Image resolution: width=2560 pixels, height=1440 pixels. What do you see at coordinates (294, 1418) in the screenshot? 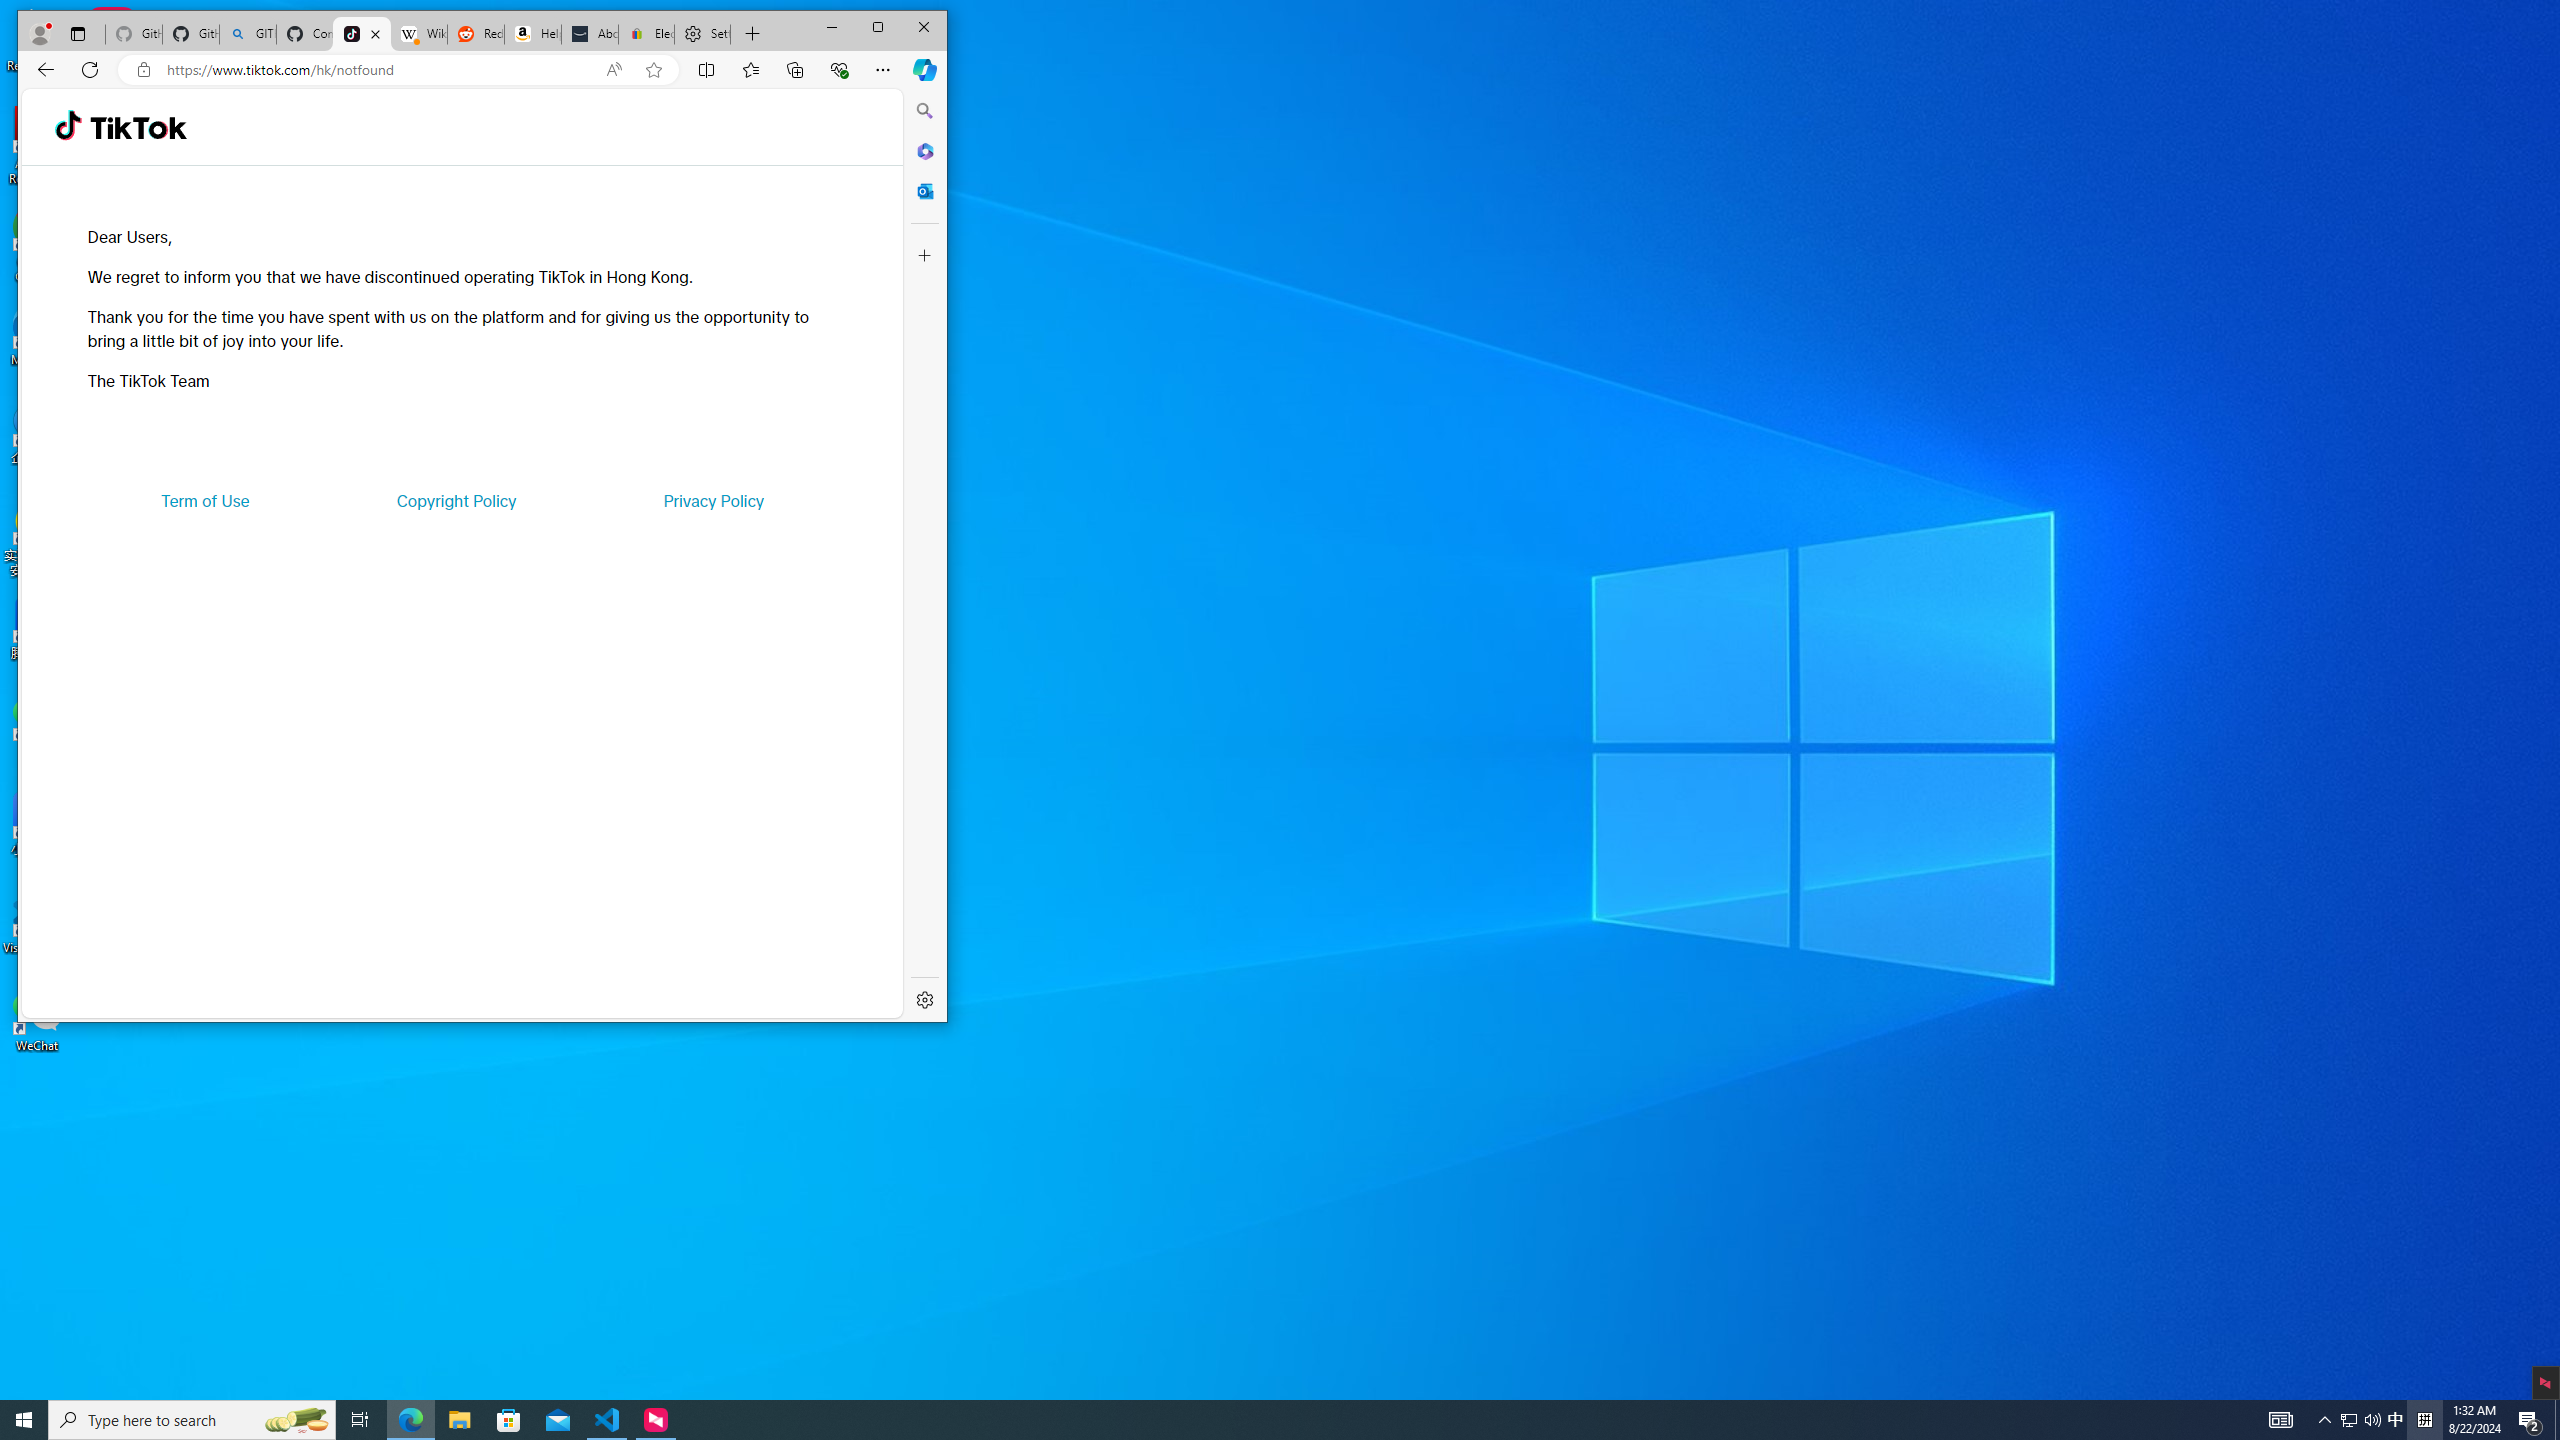
I see `'Search highlights icon opens search home window'` at bounding box center [294, 1418].